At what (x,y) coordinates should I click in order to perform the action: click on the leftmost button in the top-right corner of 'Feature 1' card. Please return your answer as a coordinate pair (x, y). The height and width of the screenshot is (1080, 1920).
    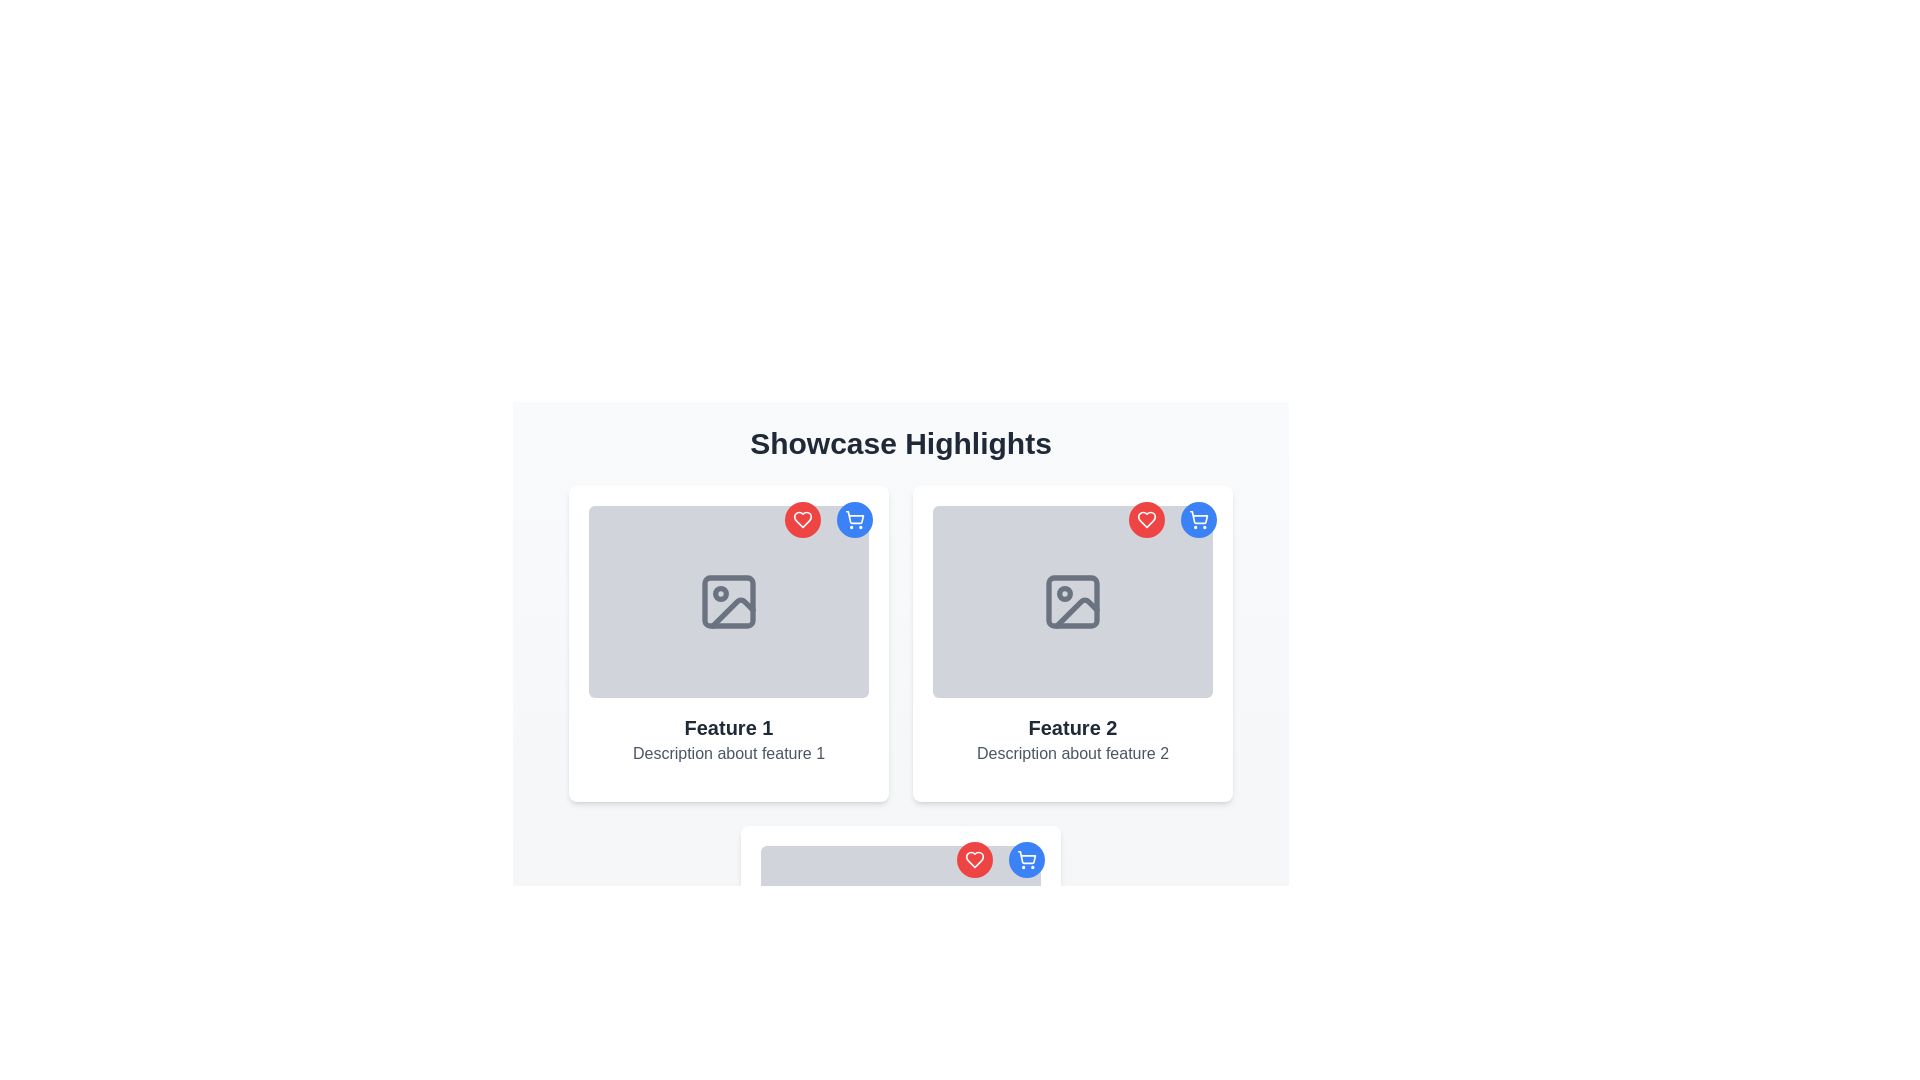
    Looking at the image, I should click on (802, 519).